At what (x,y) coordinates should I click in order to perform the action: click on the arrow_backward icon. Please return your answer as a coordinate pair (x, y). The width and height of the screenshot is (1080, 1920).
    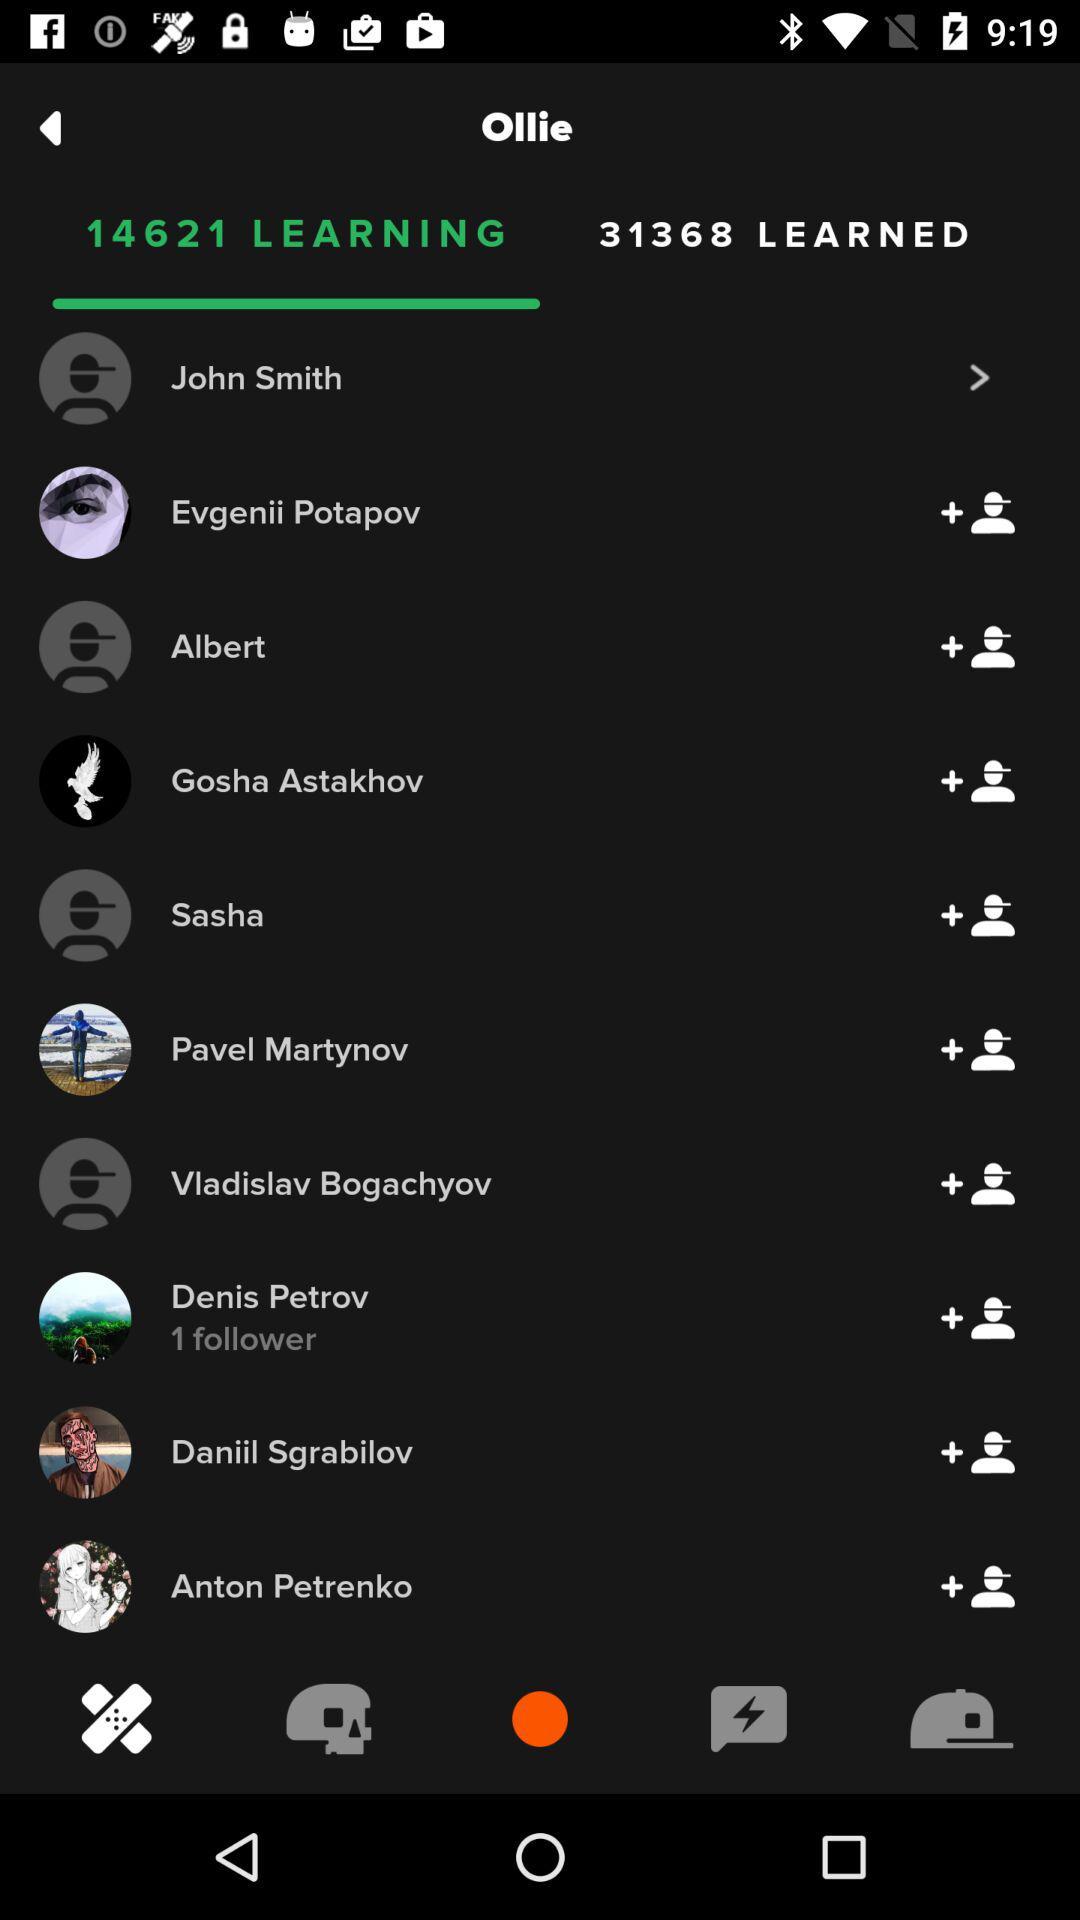
    Looking at the image, I should click on (49, 127).